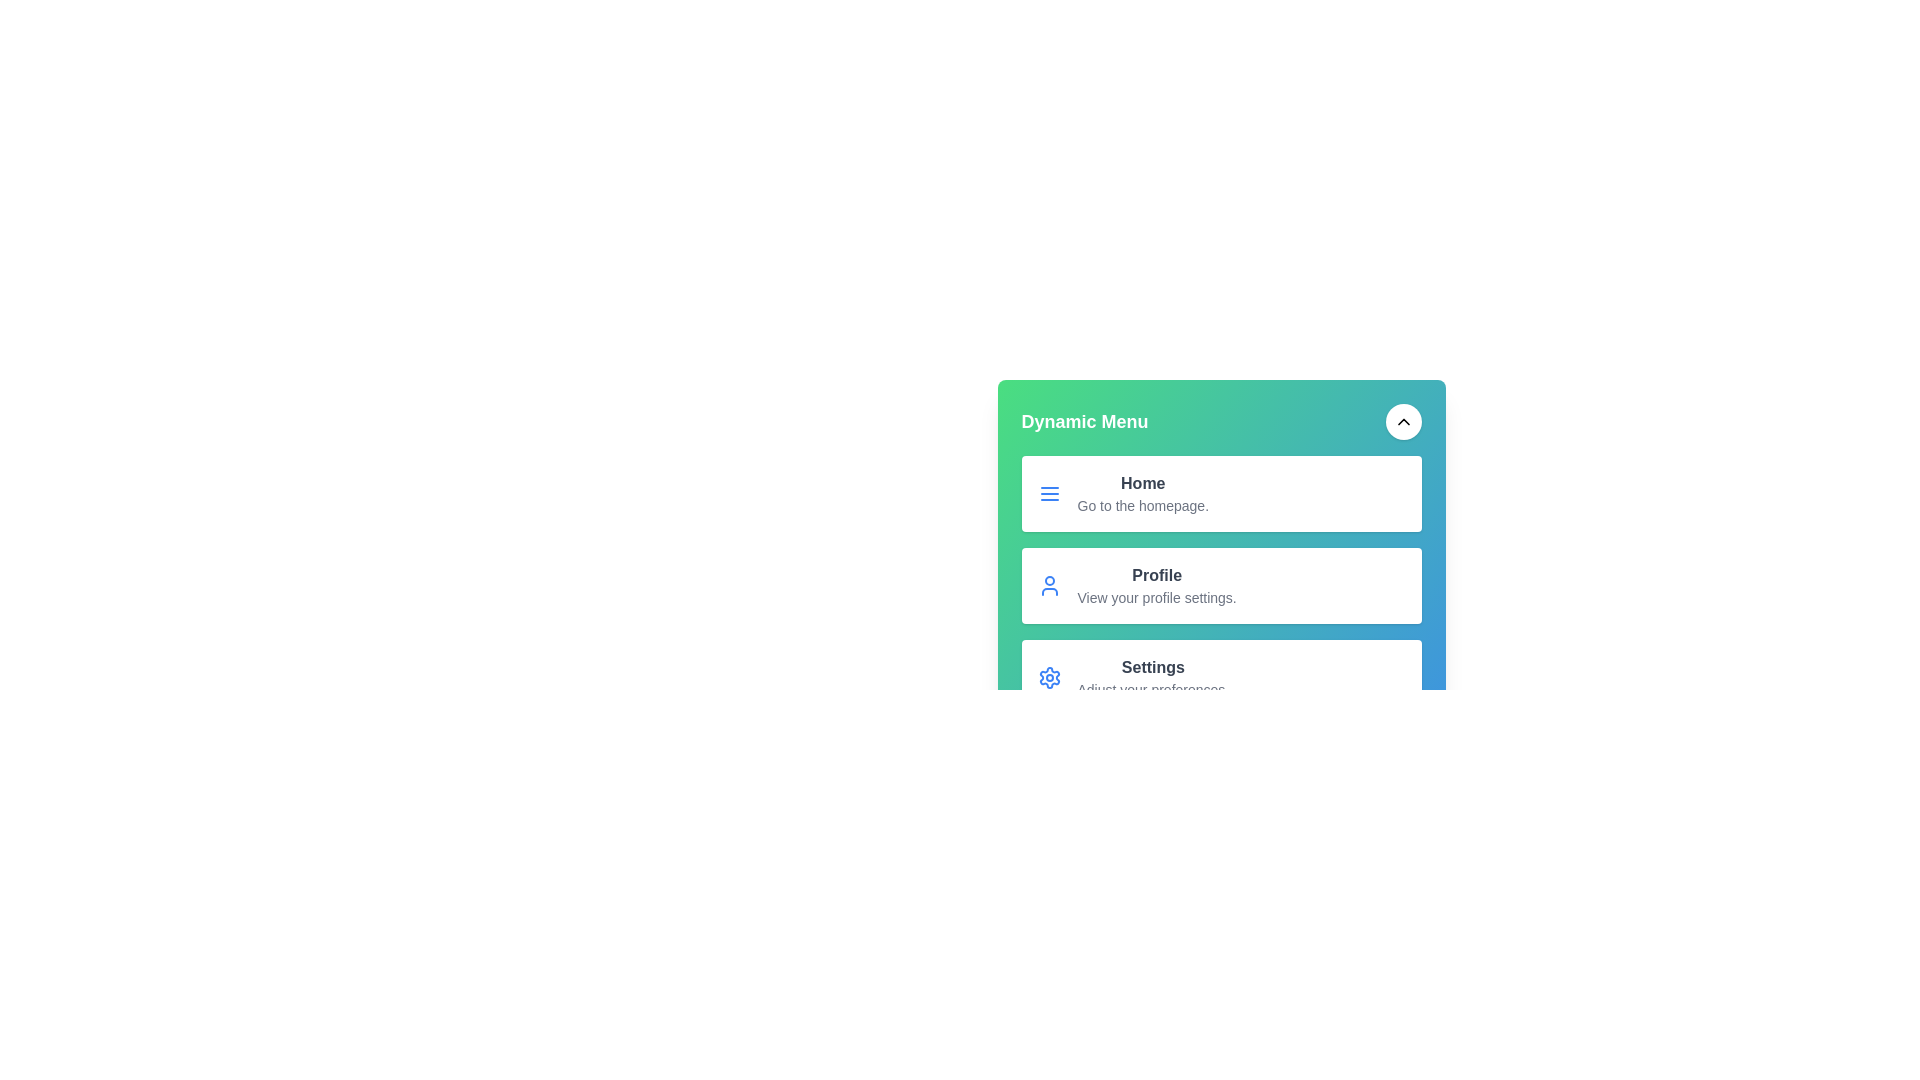  Describe the element at coordinates (1153, 677) in the screenshot. I see `the text component labeled 'Settings' located at the bottom of the menu section` at that location.